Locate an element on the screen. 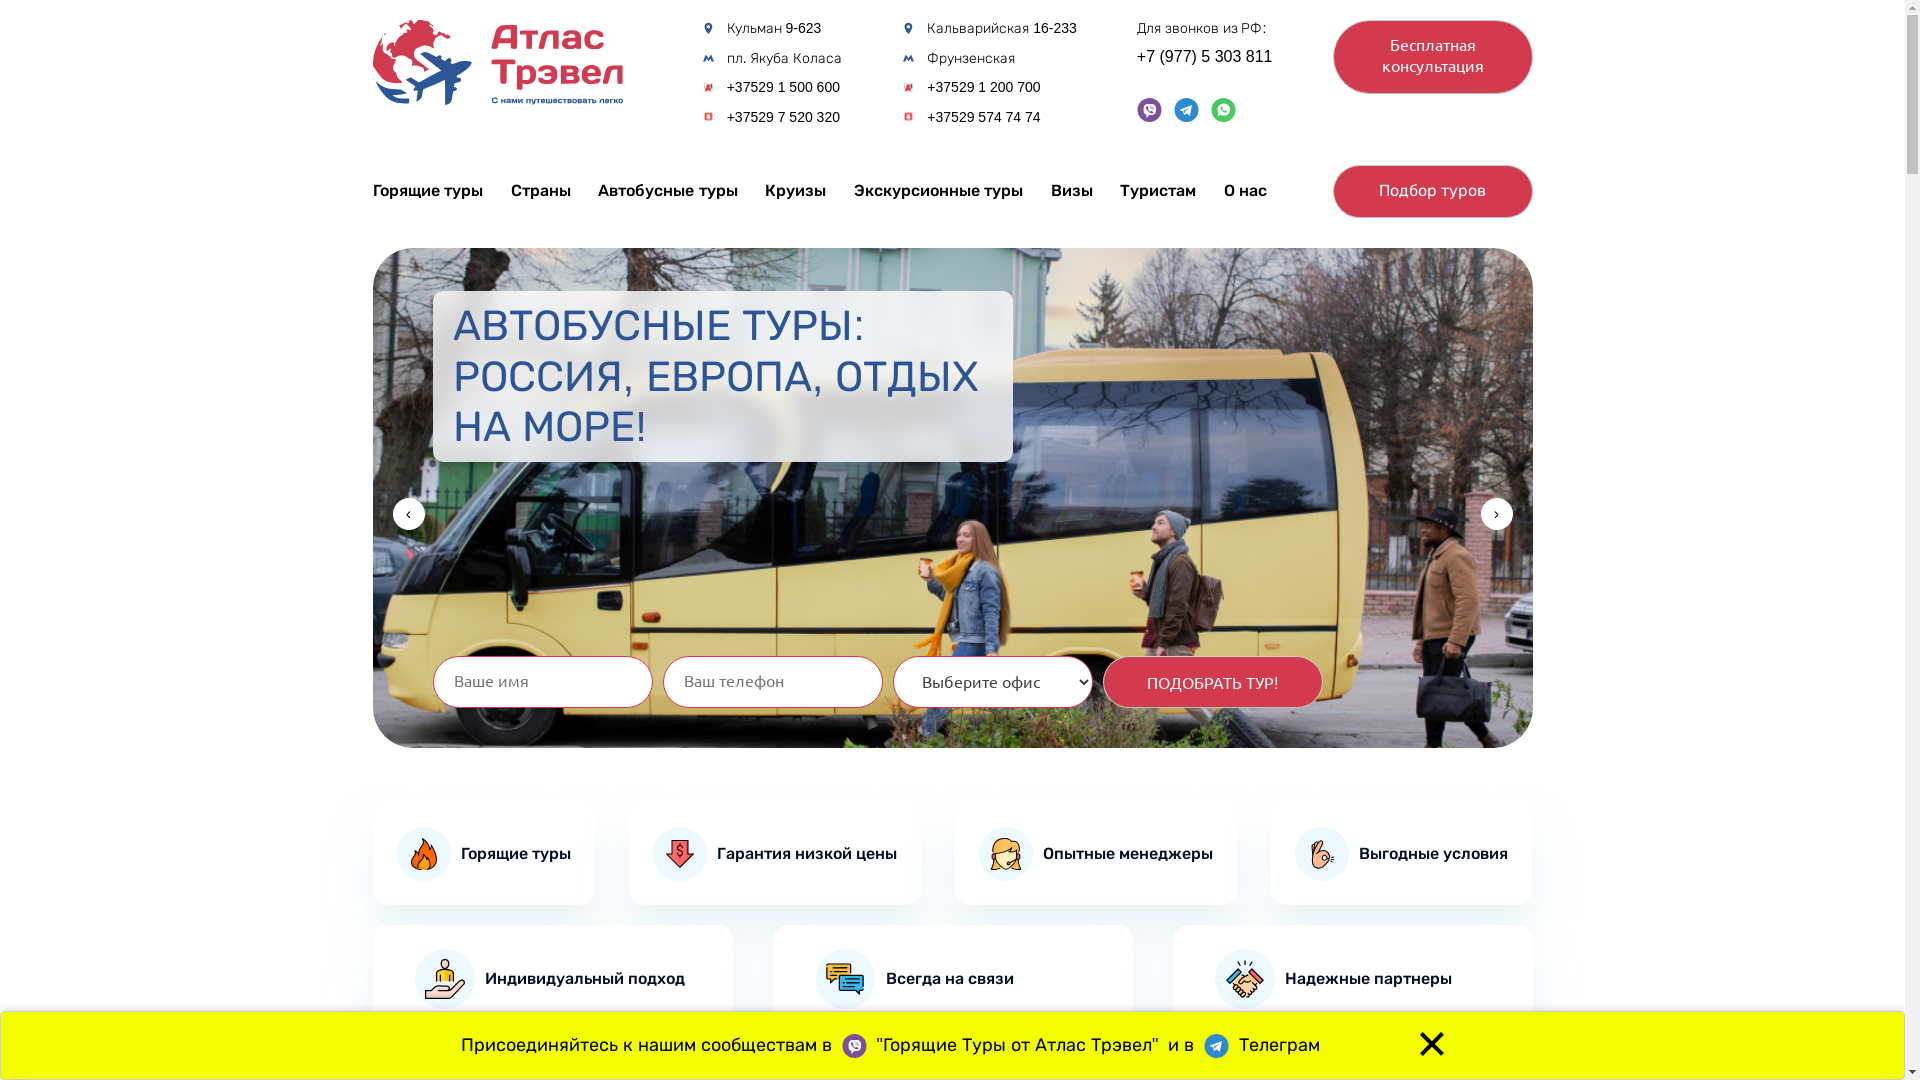 Image resolution: width=1920 pixels, height=1080 pixels. '+37529 1 500 600' is located at coordinates (782, 86).